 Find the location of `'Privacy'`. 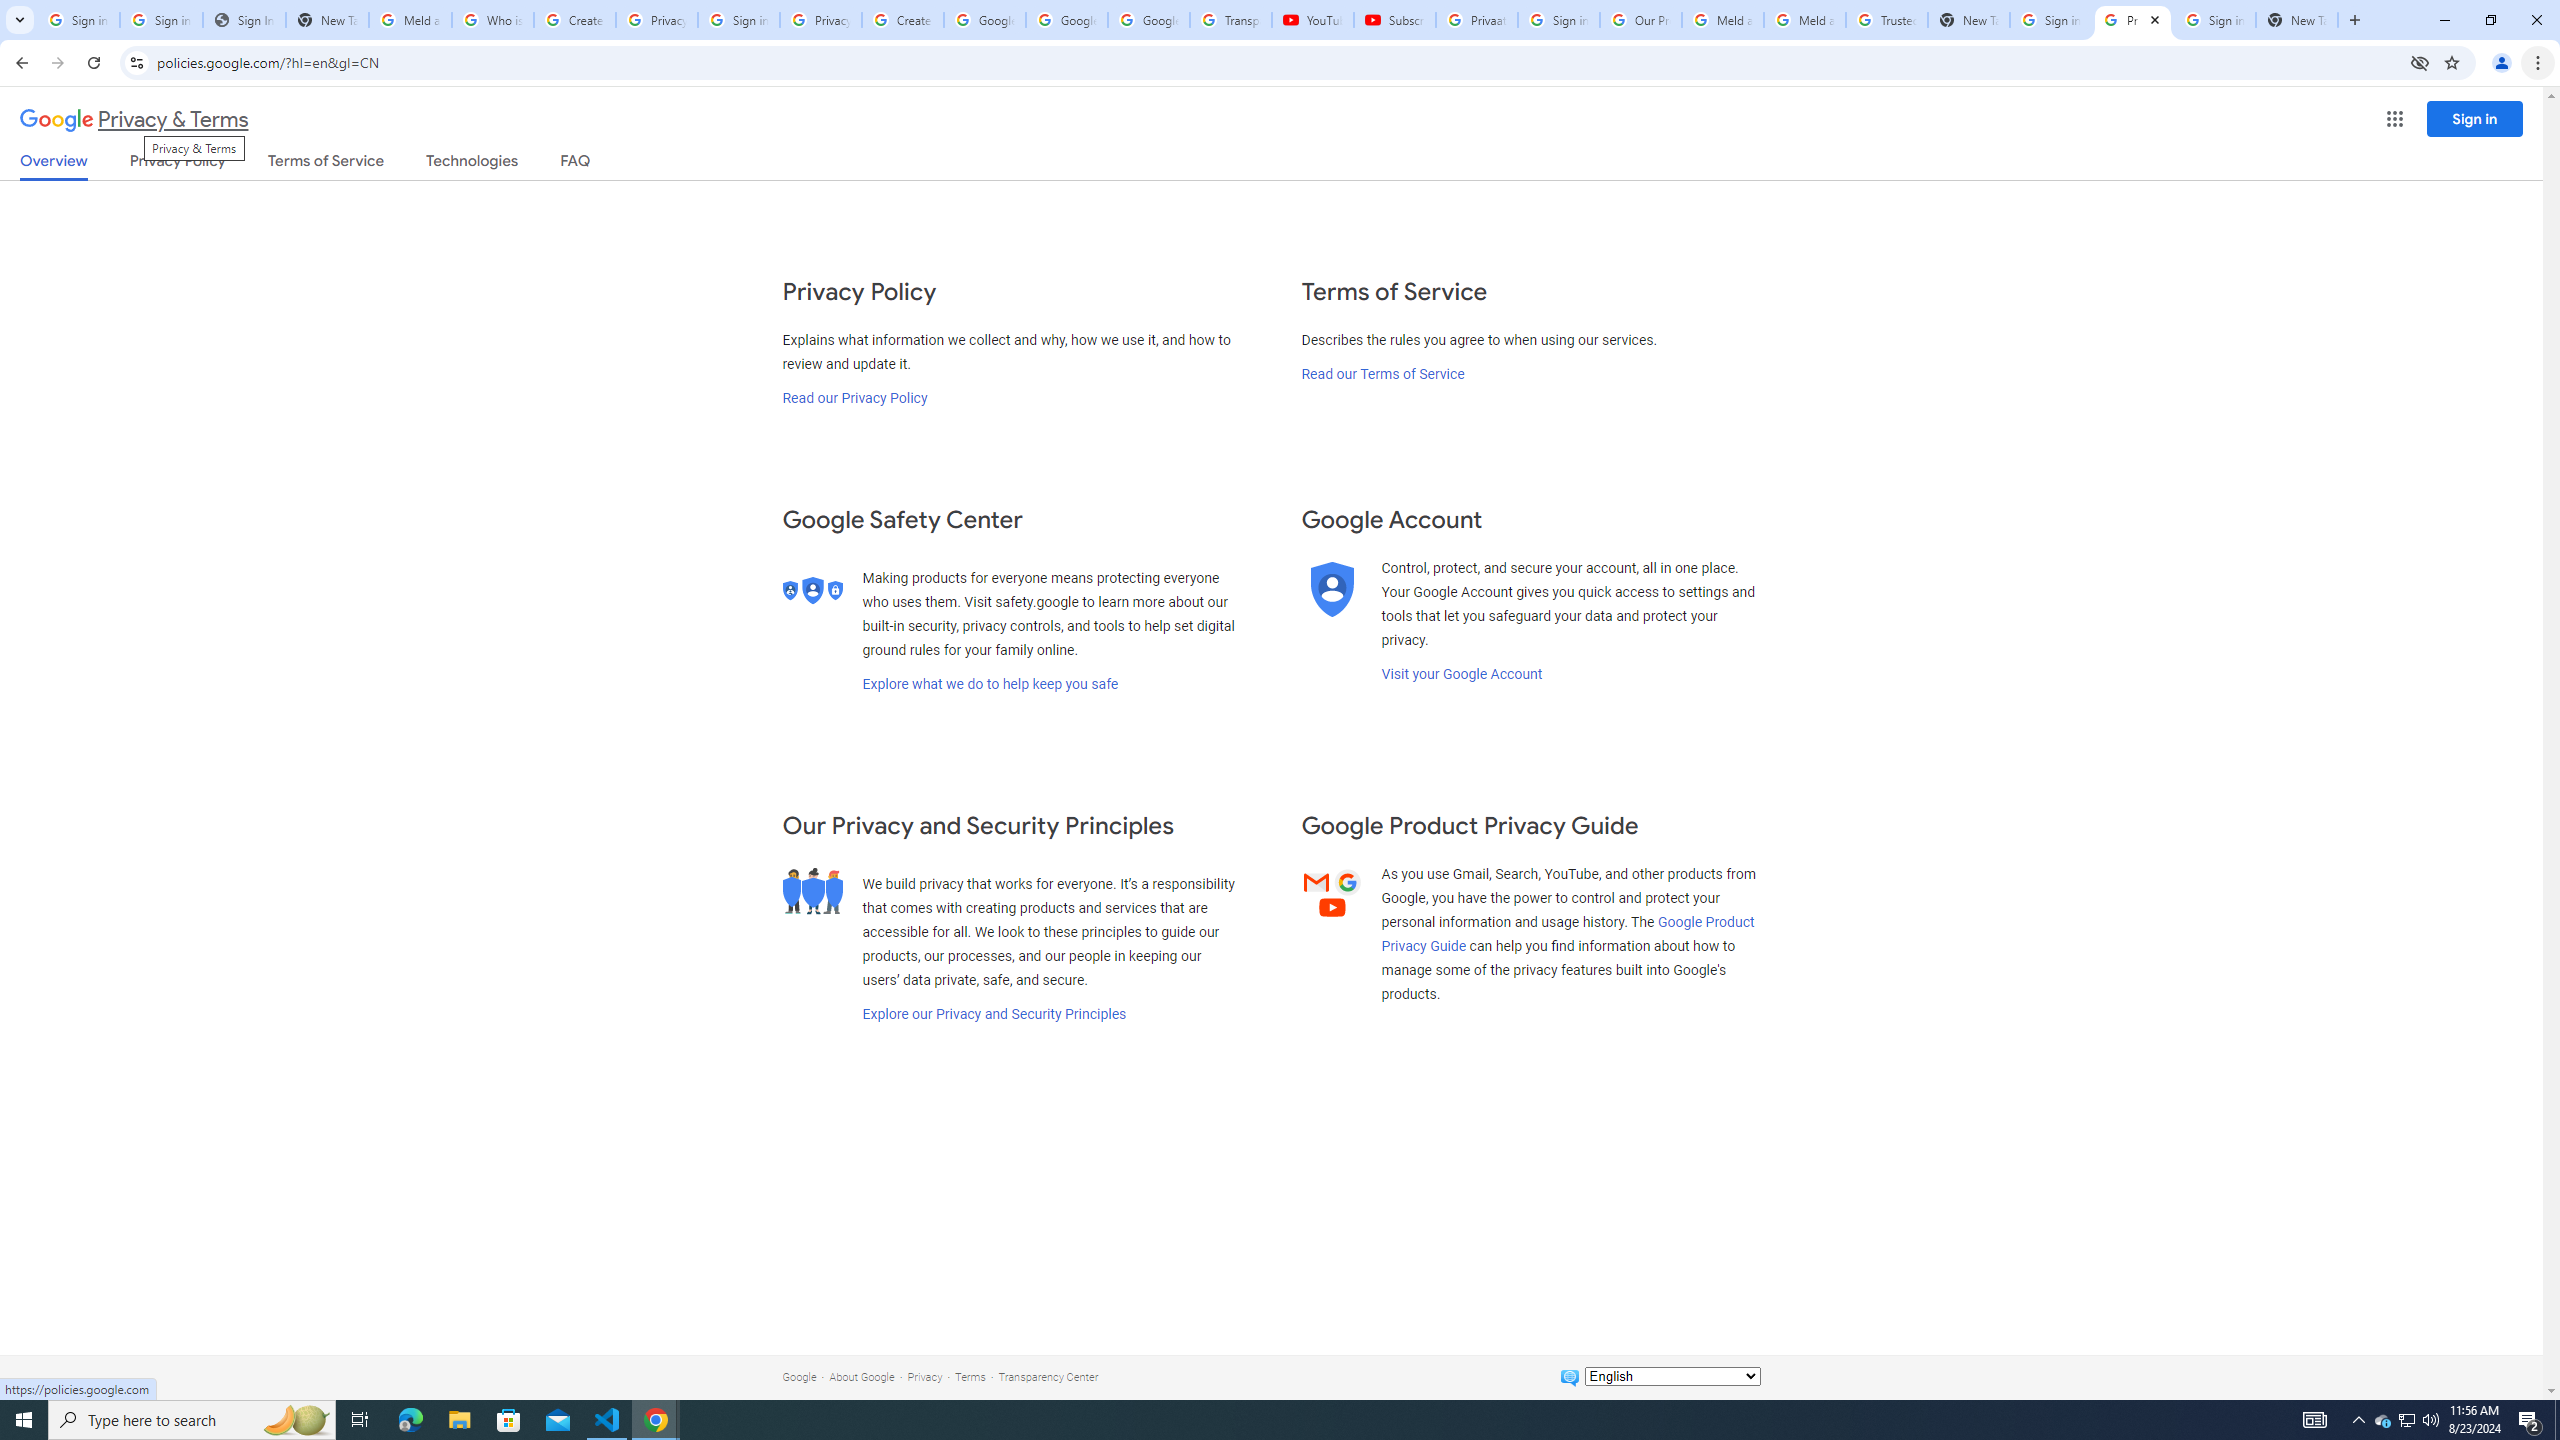

'Privacy' is located at coordinates (924, 1376).